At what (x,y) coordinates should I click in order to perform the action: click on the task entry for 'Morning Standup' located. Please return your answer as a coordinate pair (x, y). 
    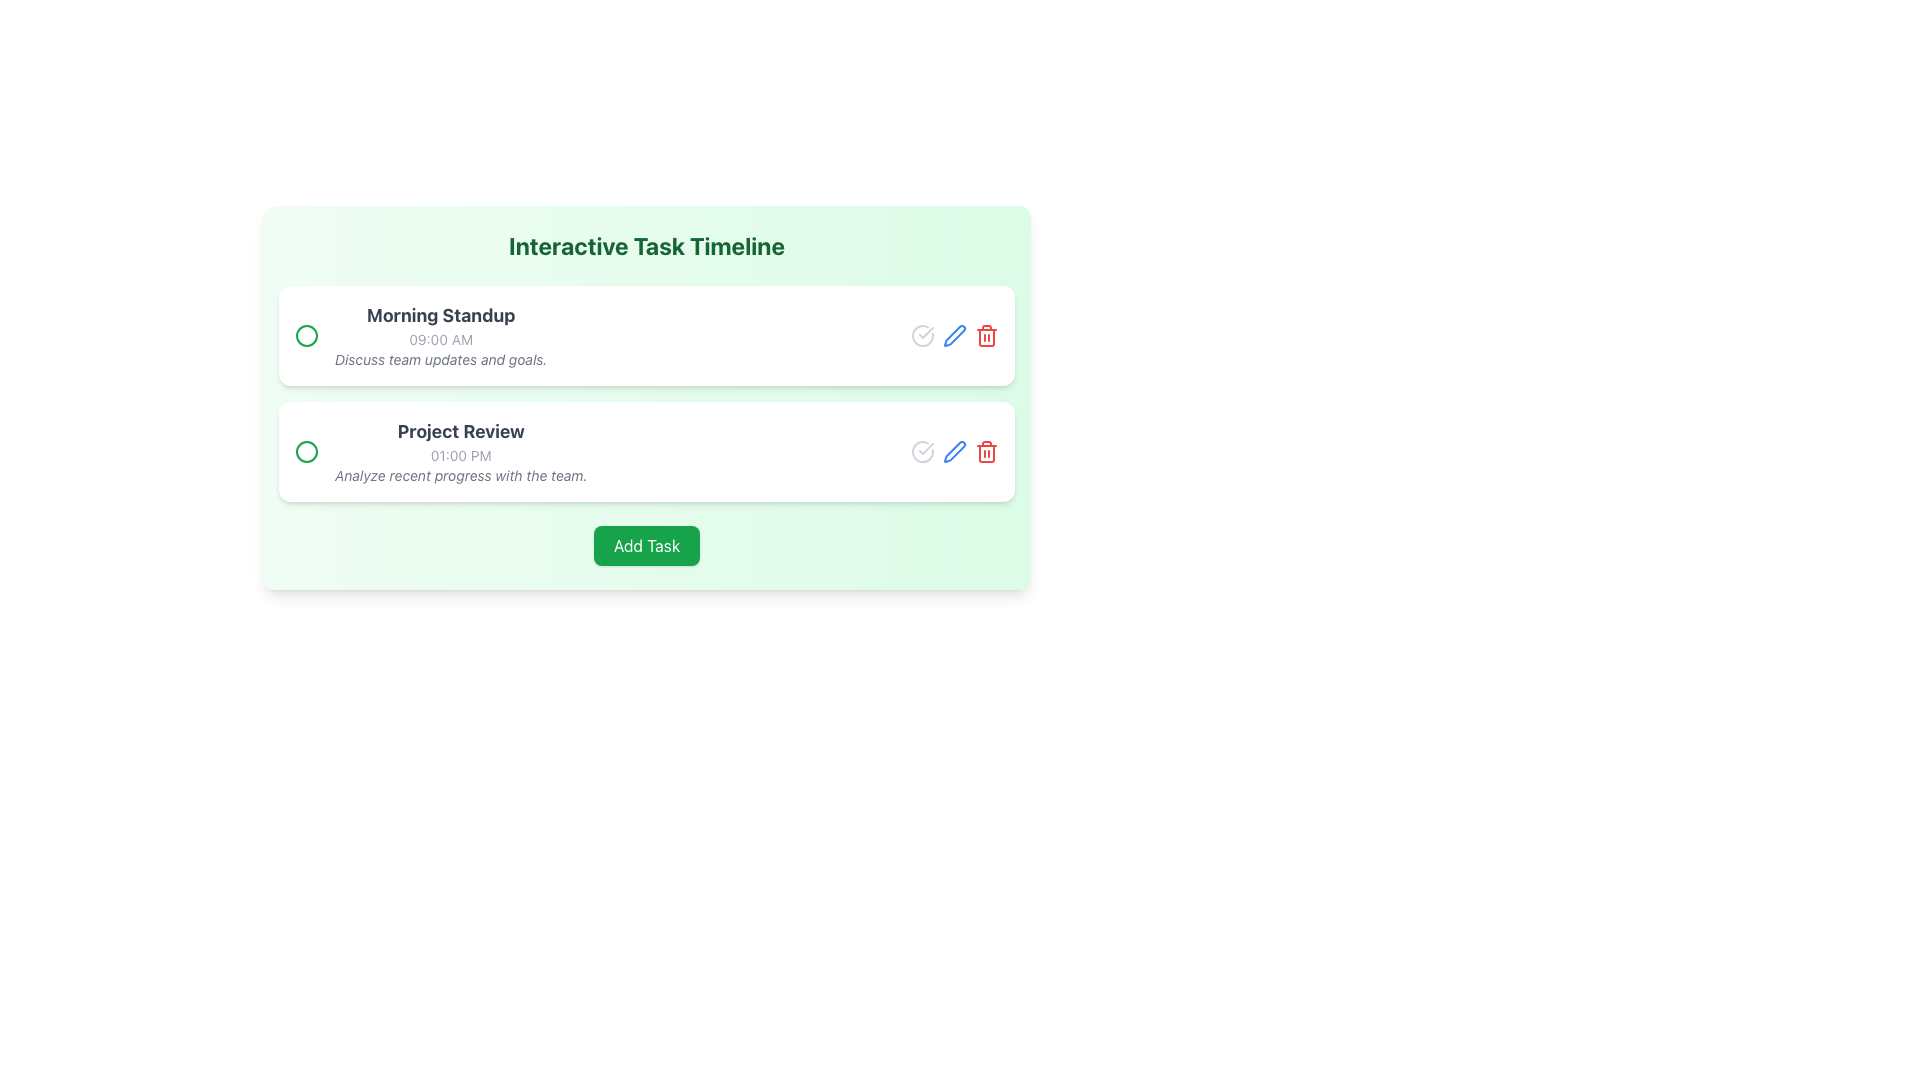
    Looking at the image, I should click on (420, 334).